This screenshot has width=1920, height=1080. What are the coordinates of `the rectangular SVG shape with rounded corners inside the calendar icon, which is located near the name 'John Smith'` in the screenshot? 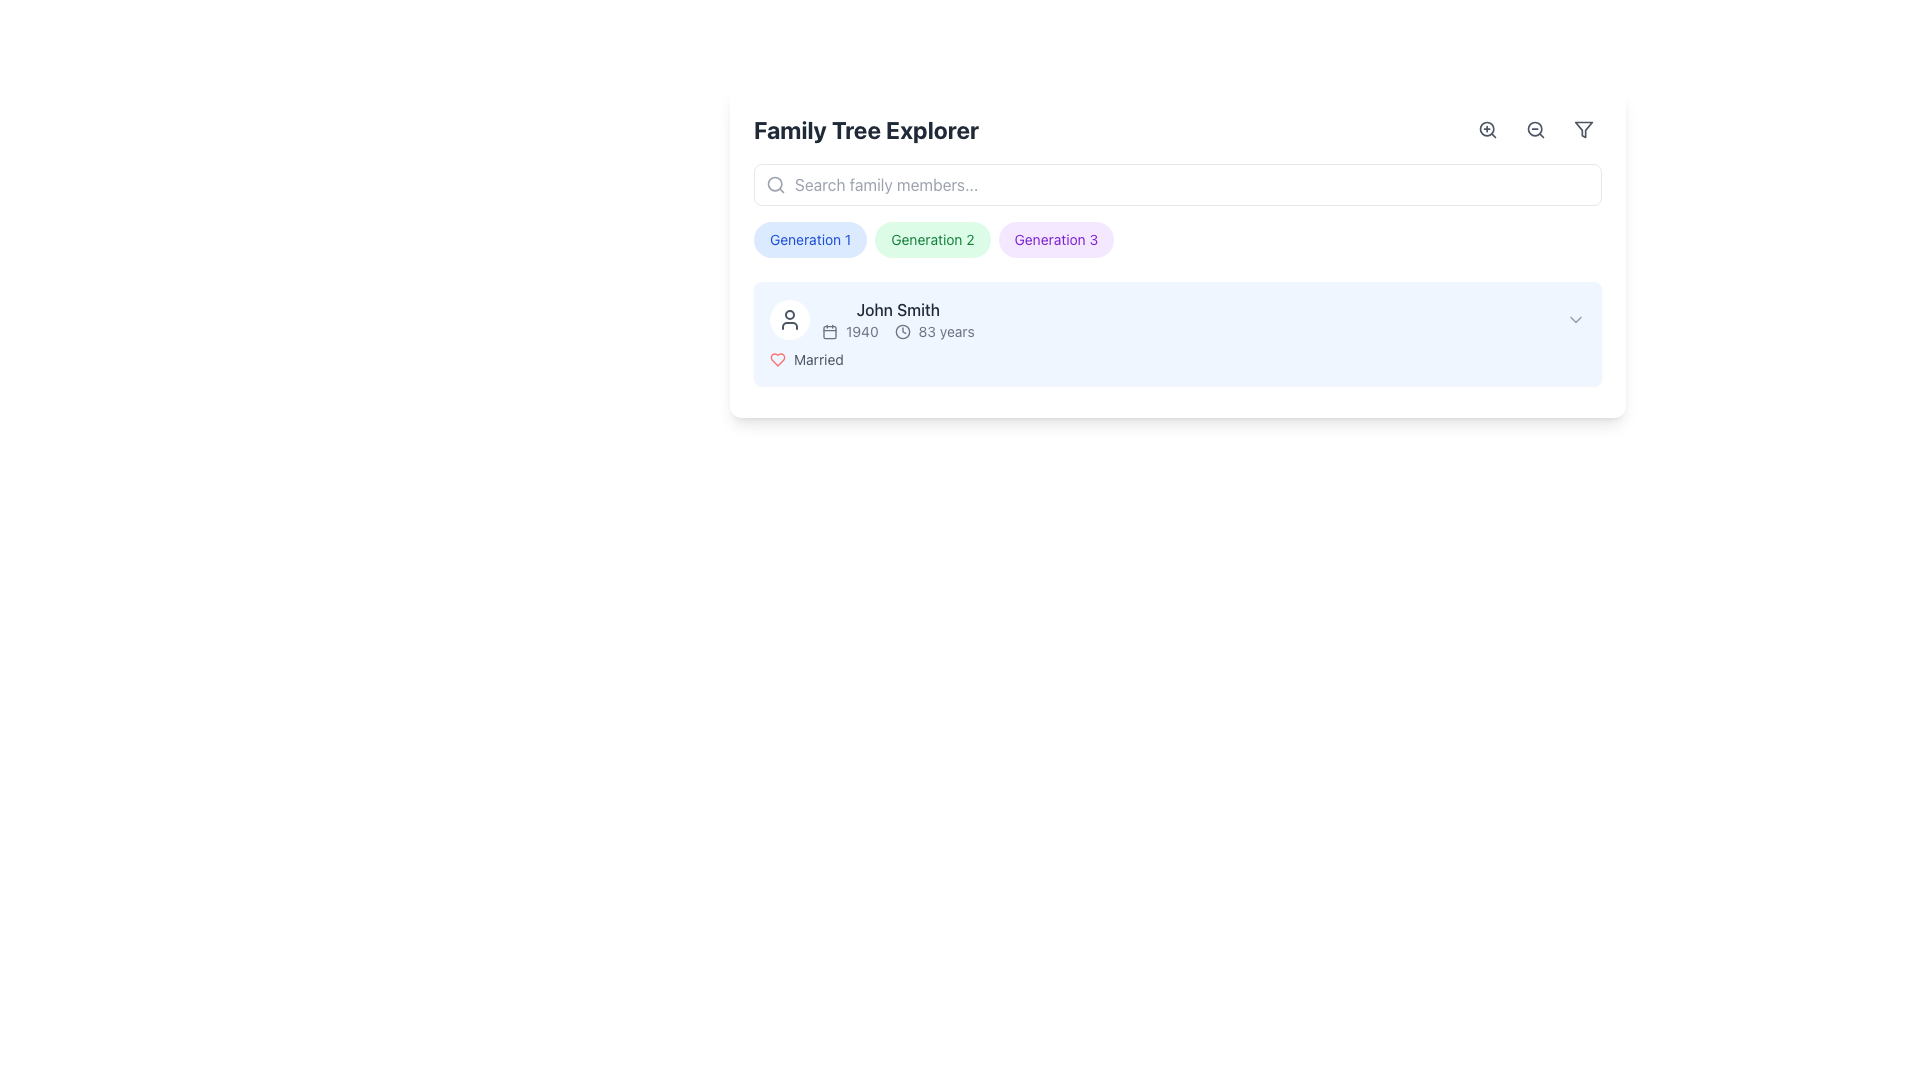 It's located at (830, 330).